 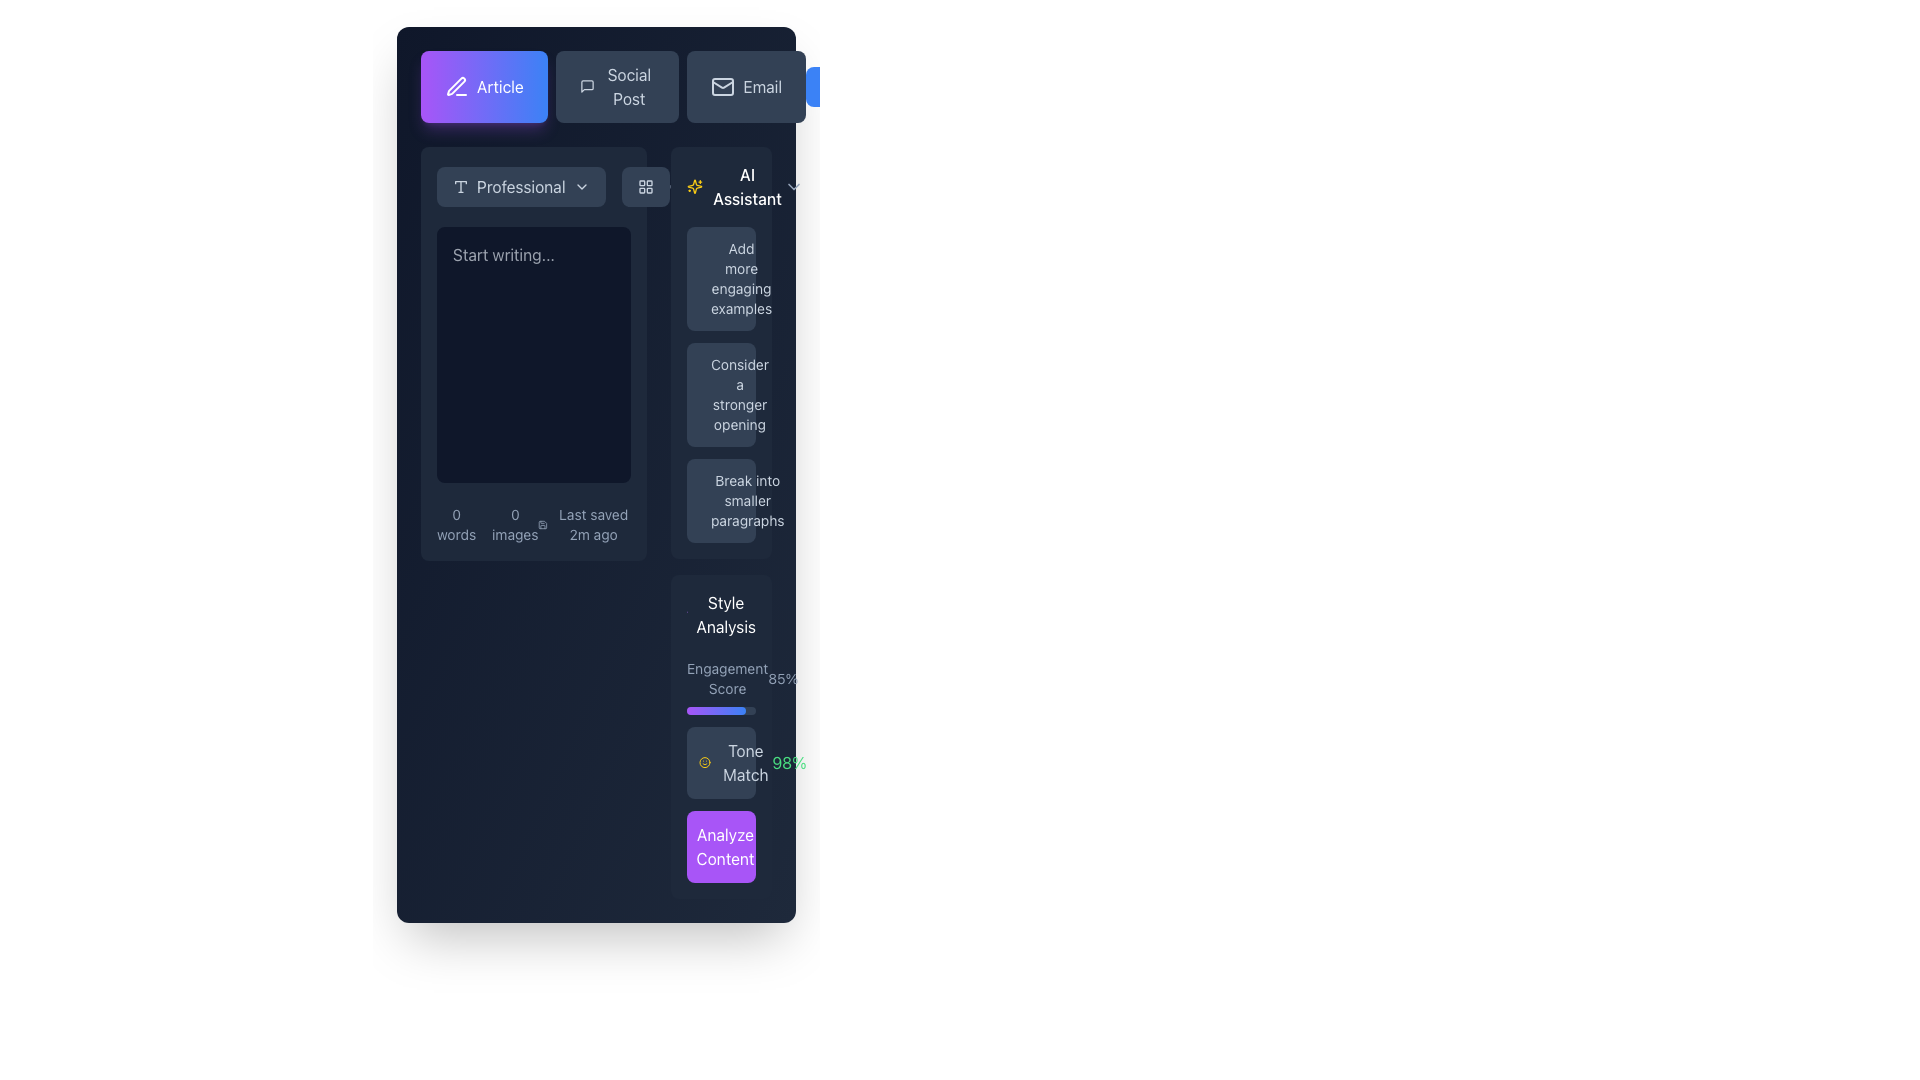 I want to click on the 'Social Post' button, which is a rectangular button with rounded corners, dark navy blue background, and light gray text, positioned between the 'Article' and 'Email' buttons, so click(x=616, y=86).